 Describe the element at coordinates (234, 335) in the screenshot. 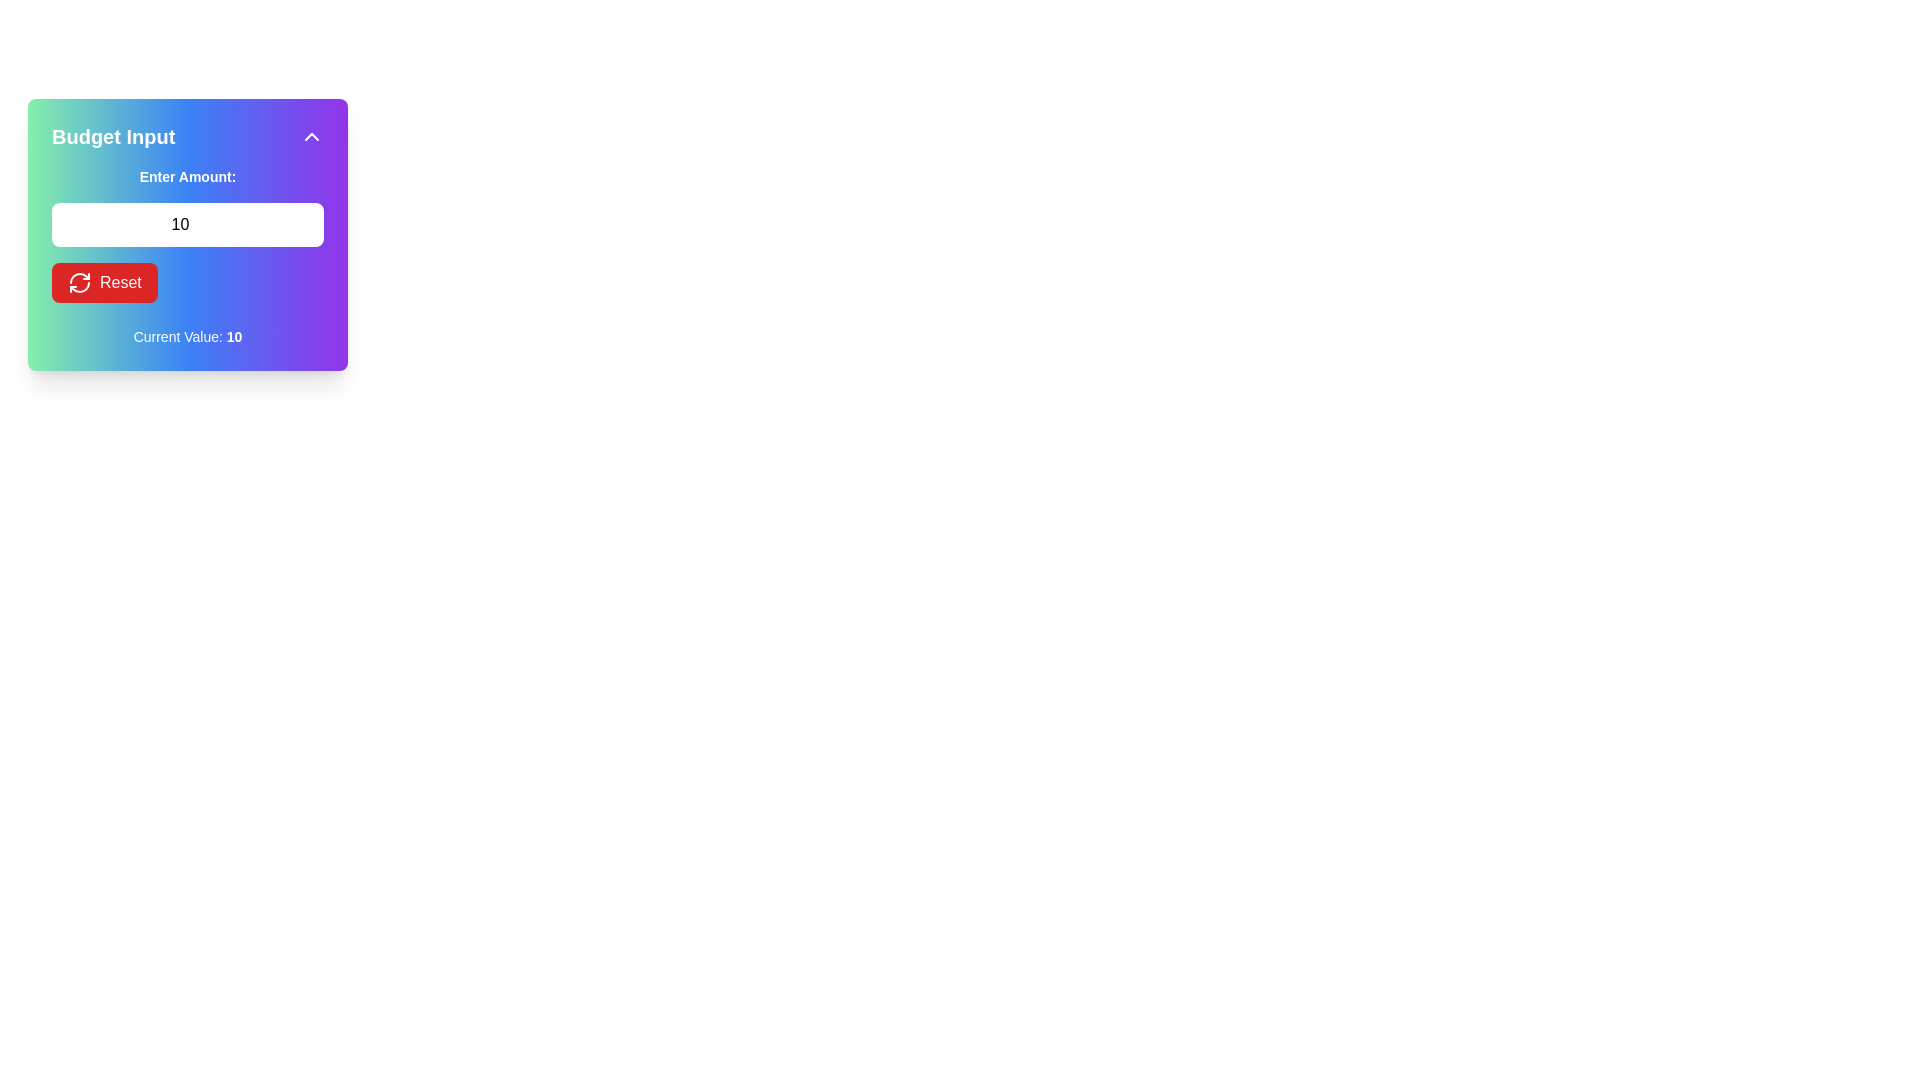

I see `the text label displaying the number '10' in bold within the 'Budget Input' card` at that location.